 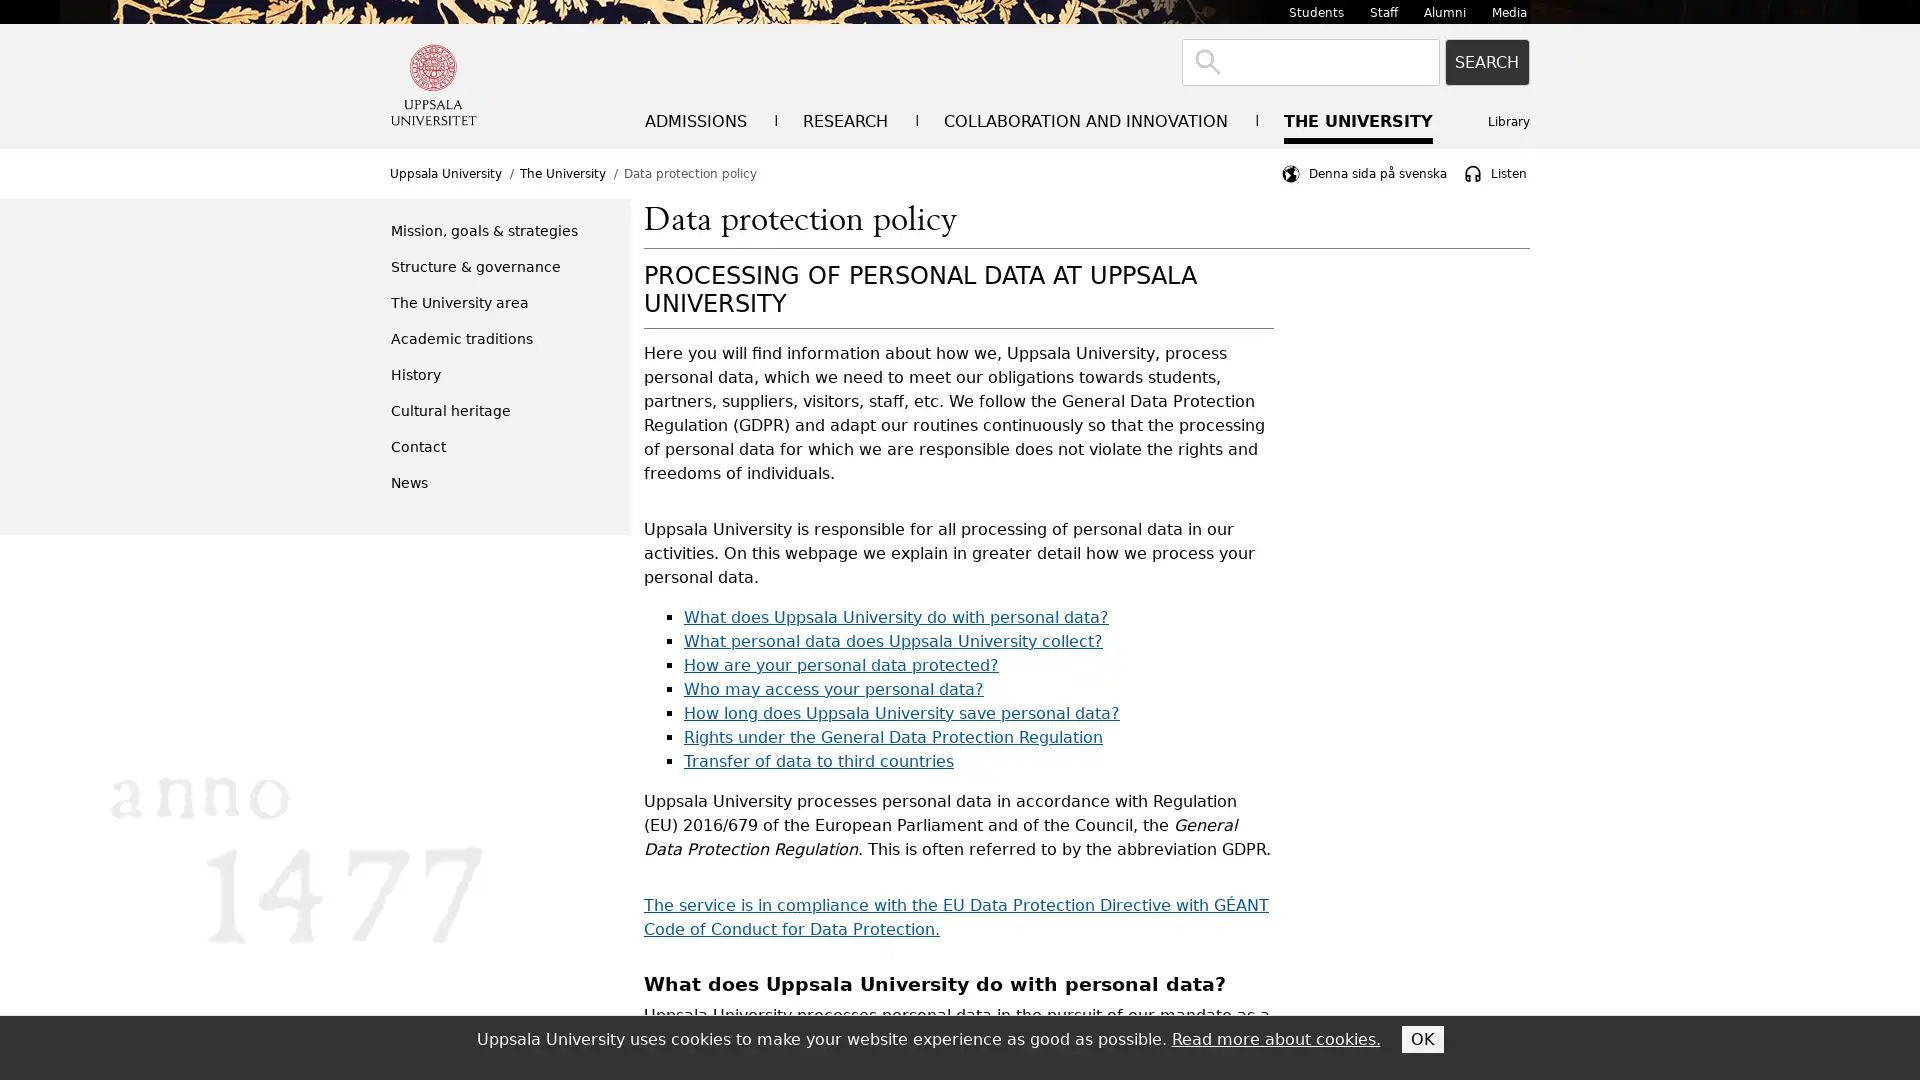 What do you see at coordinates (1487, 61) in the screenshot?
I see `Search` at bounding box center [1487, 61].